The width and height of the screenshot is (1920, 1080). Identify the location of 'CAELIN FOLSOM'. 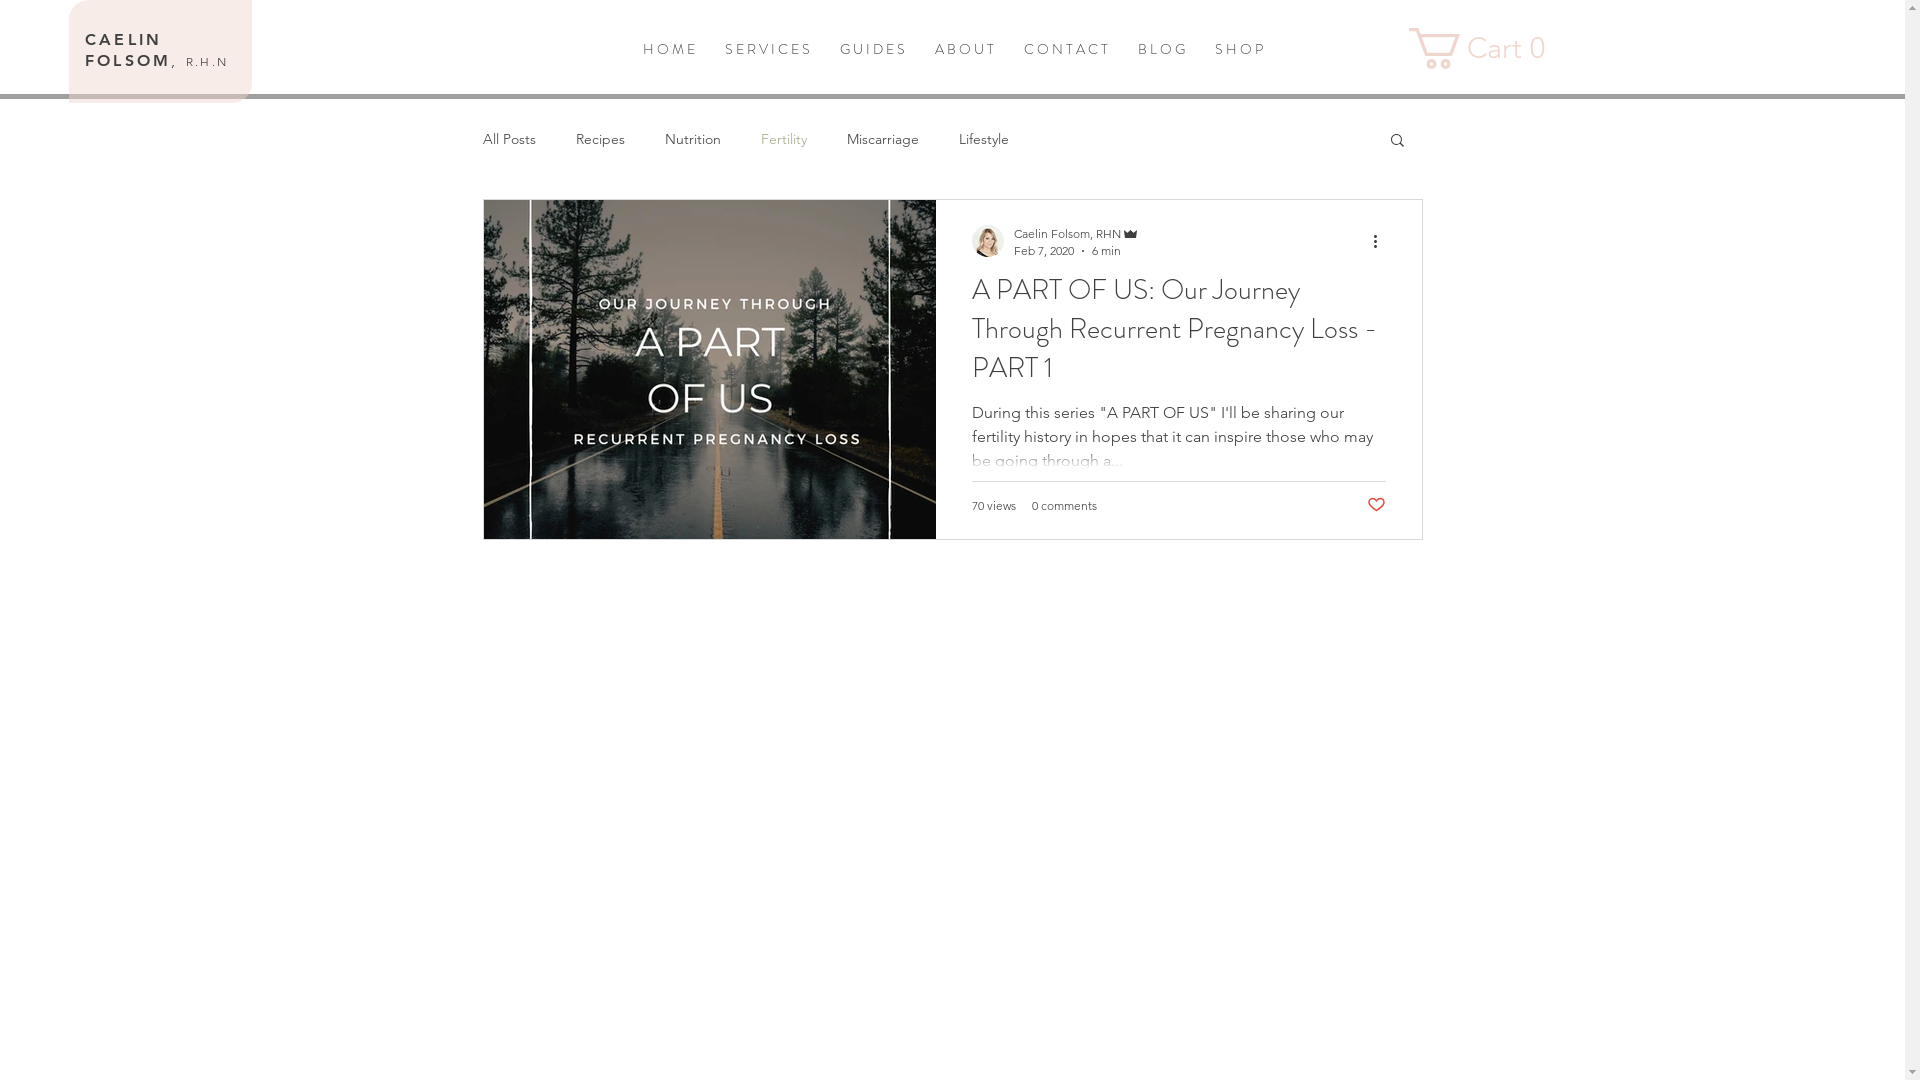
(84, 49).